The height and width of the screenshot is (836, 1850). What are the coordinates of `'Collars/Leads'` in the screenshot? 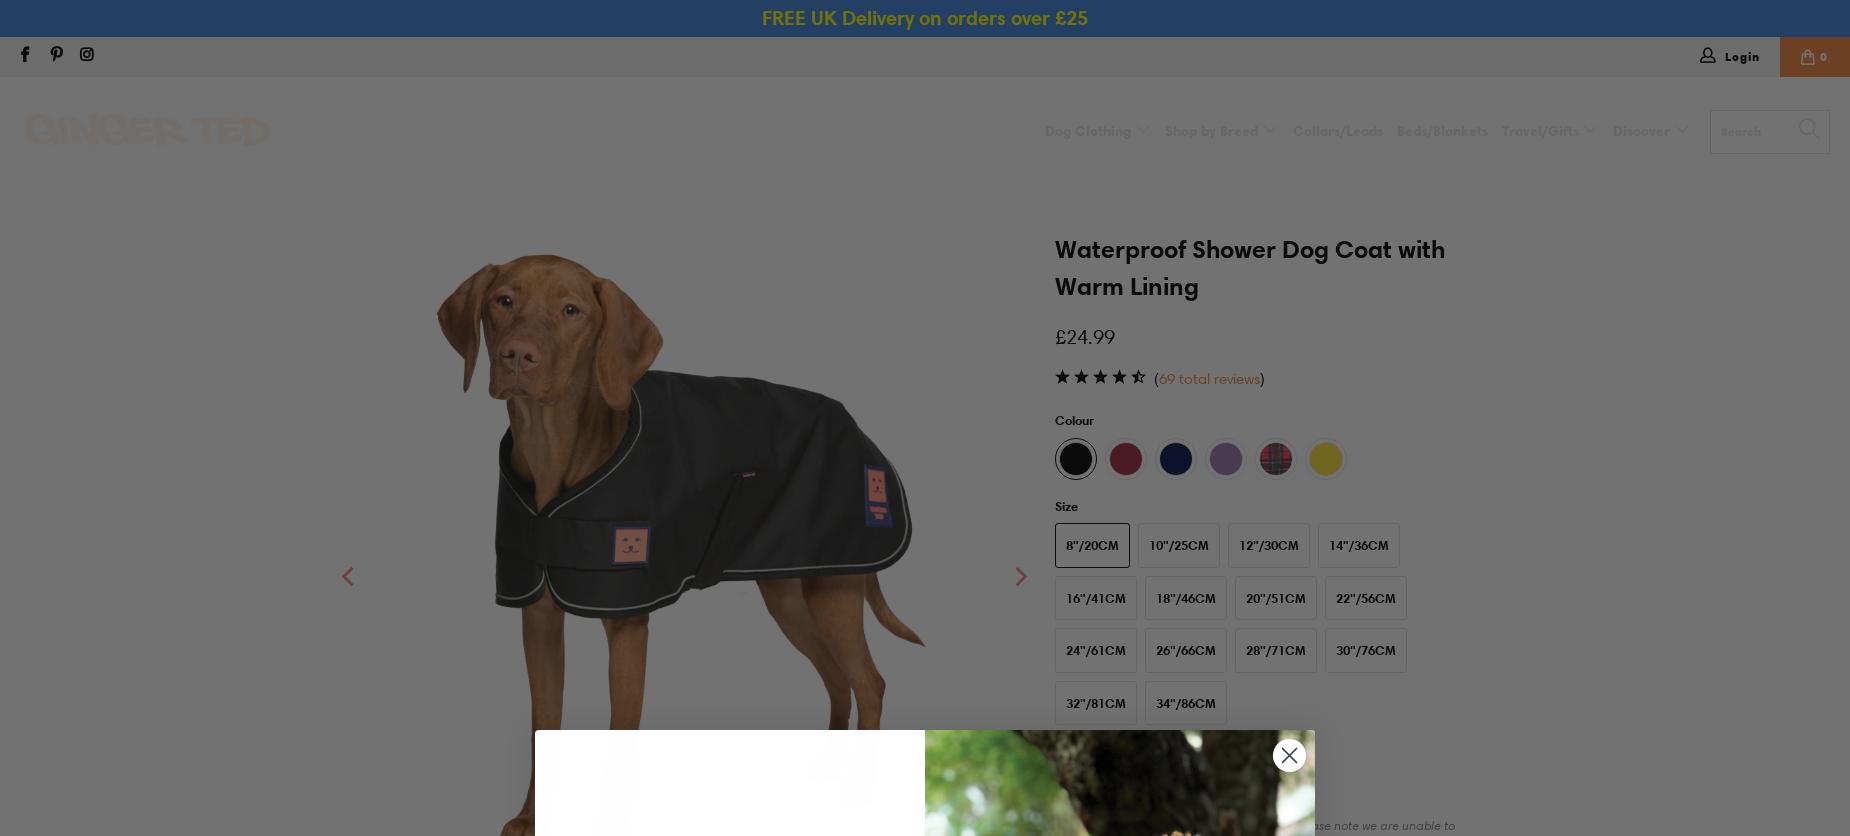 It's located at (1335, 130).